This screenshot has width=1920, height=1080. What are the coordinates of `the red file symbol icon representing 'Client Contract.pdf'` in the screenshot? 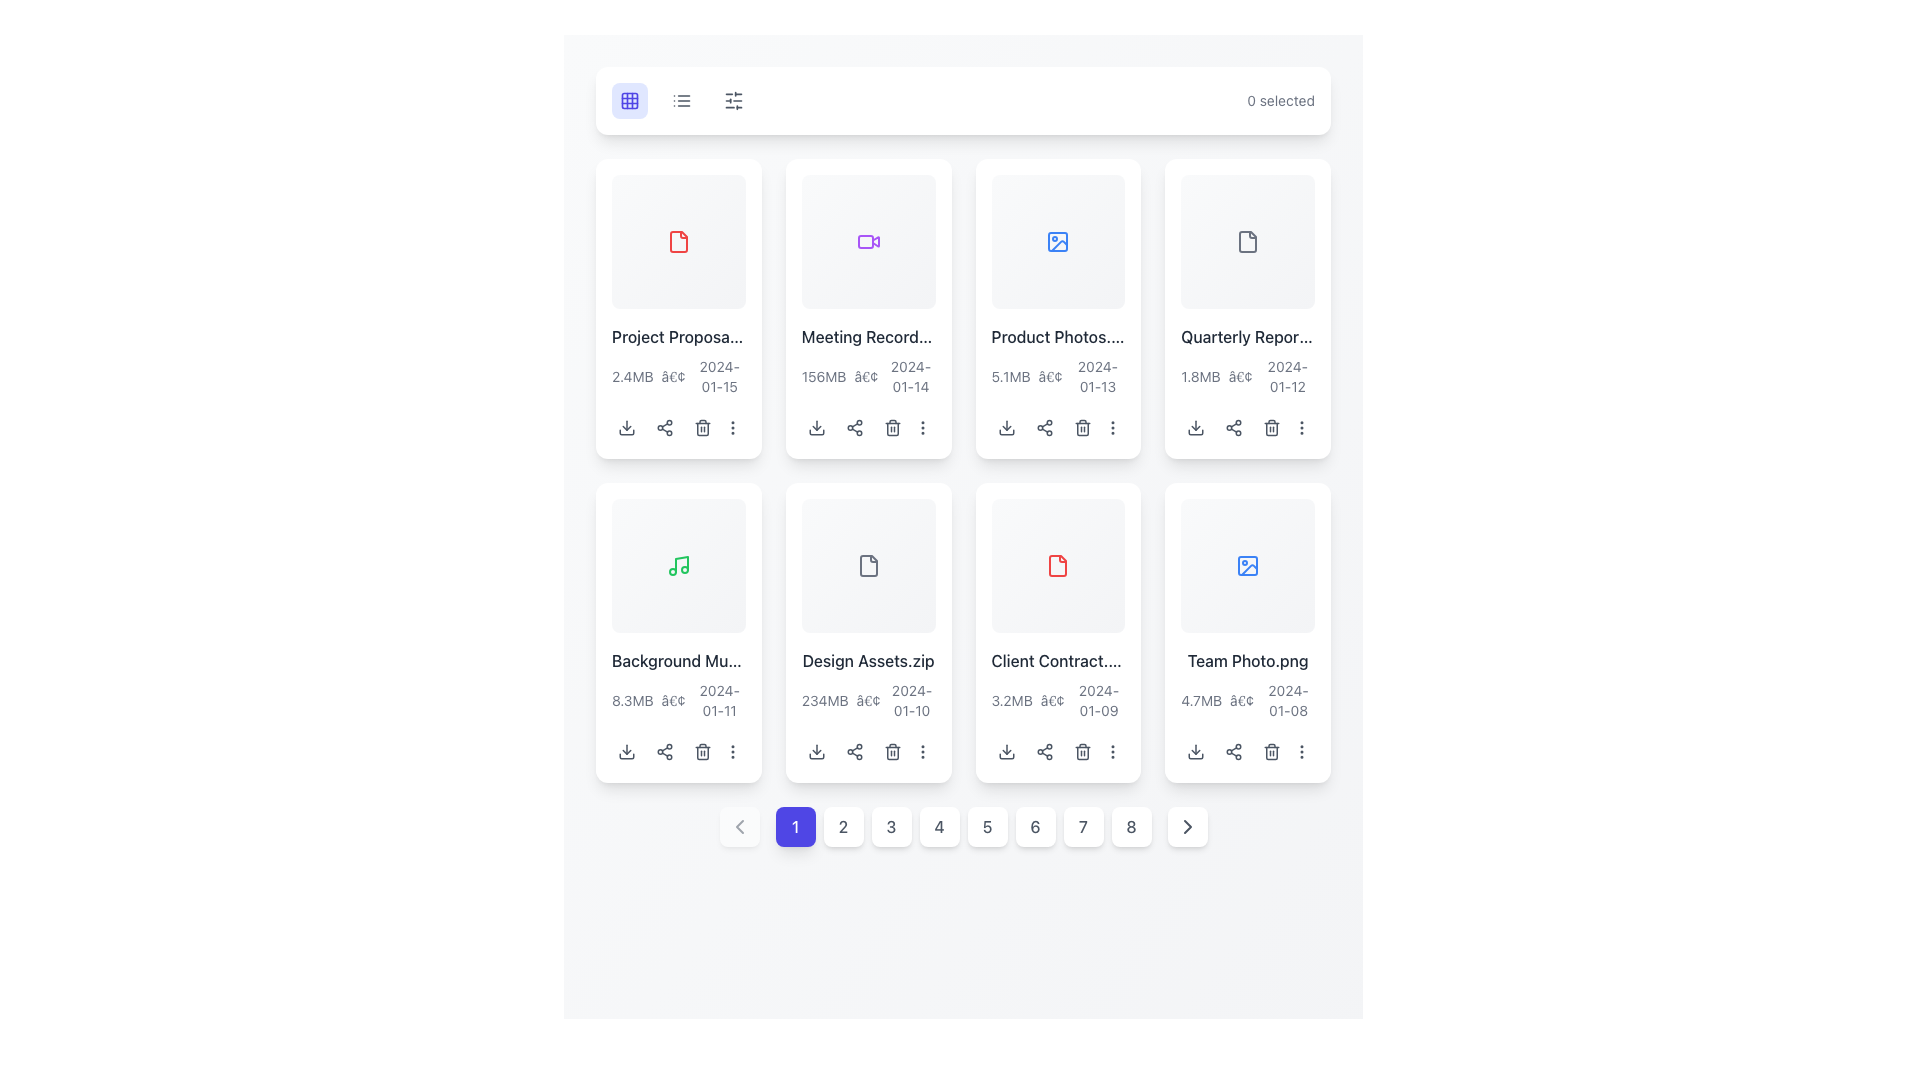 It's located at (1057, 565).